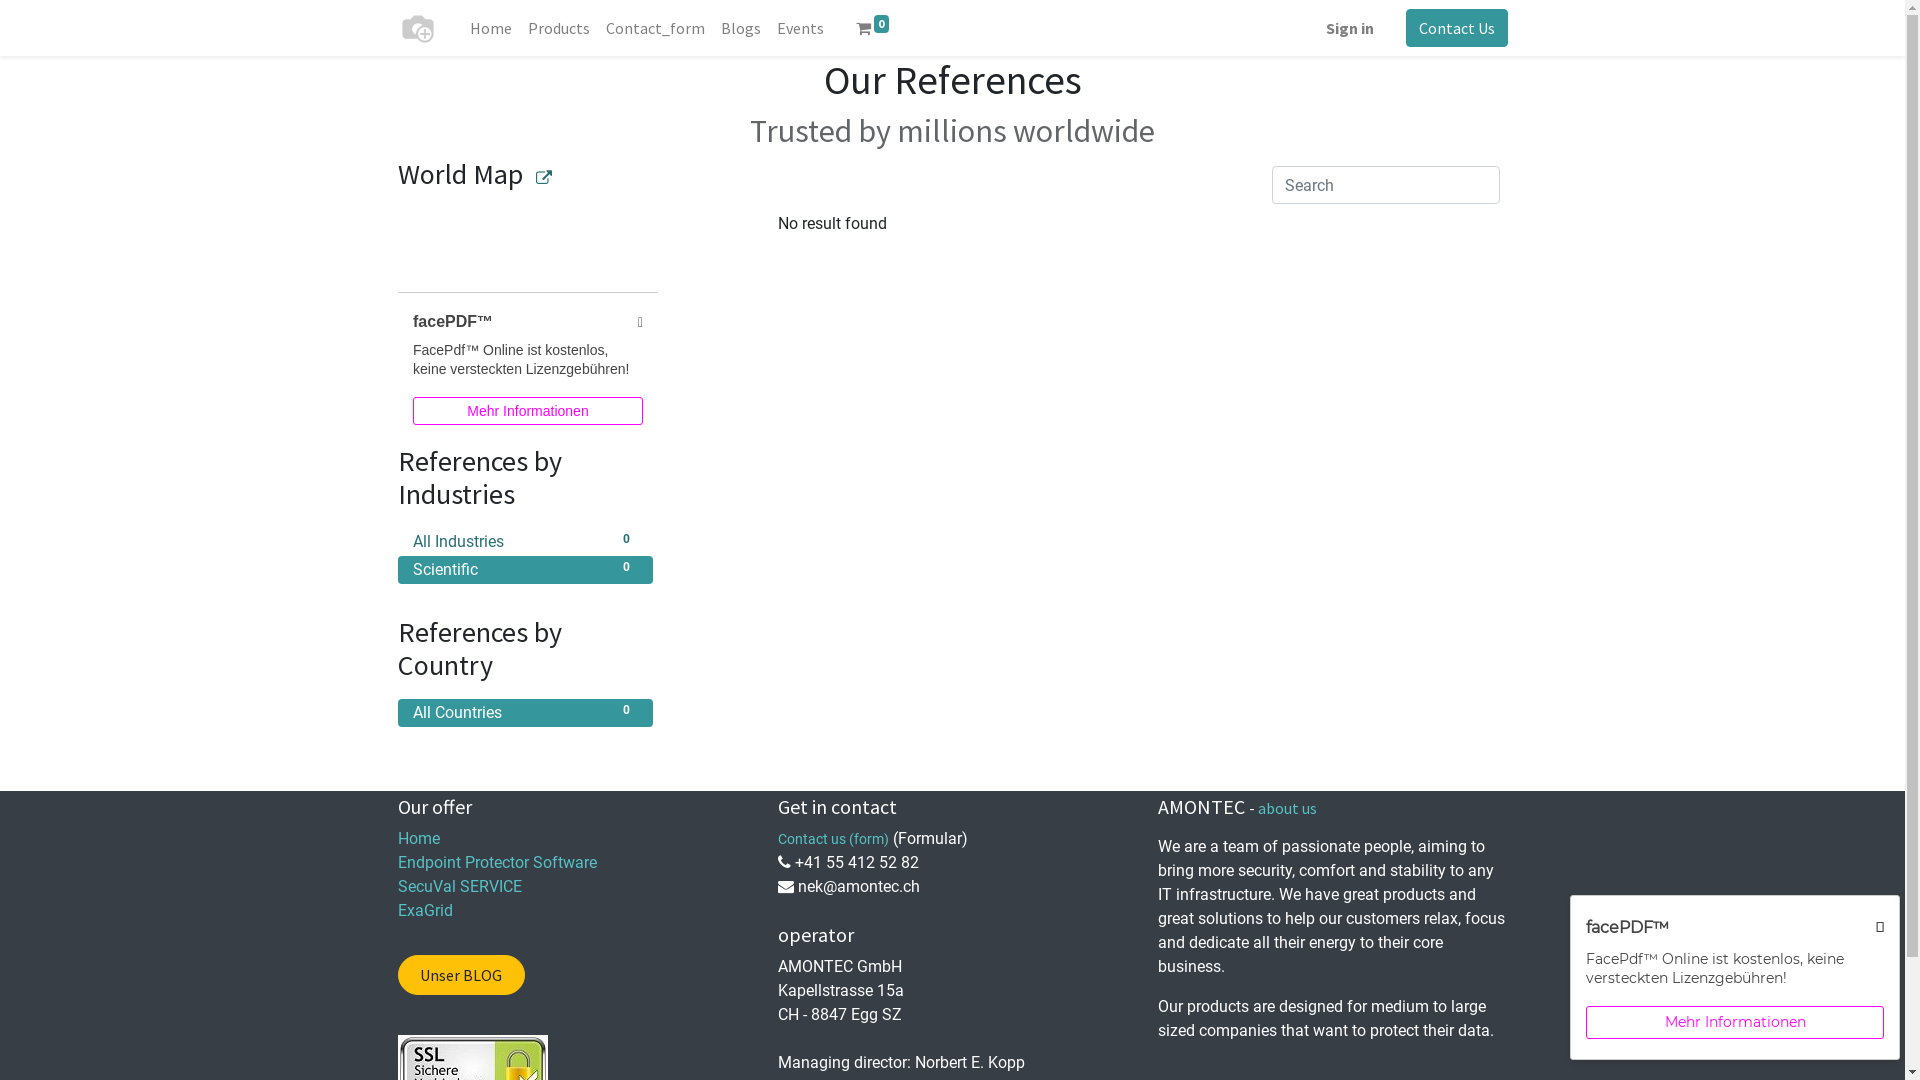 The width and height of the screenshot is (1920, 1080). What do you see at coordinates (558, 27) in the screenshot?
I see `'Products'` at bounding box center [558, 27].